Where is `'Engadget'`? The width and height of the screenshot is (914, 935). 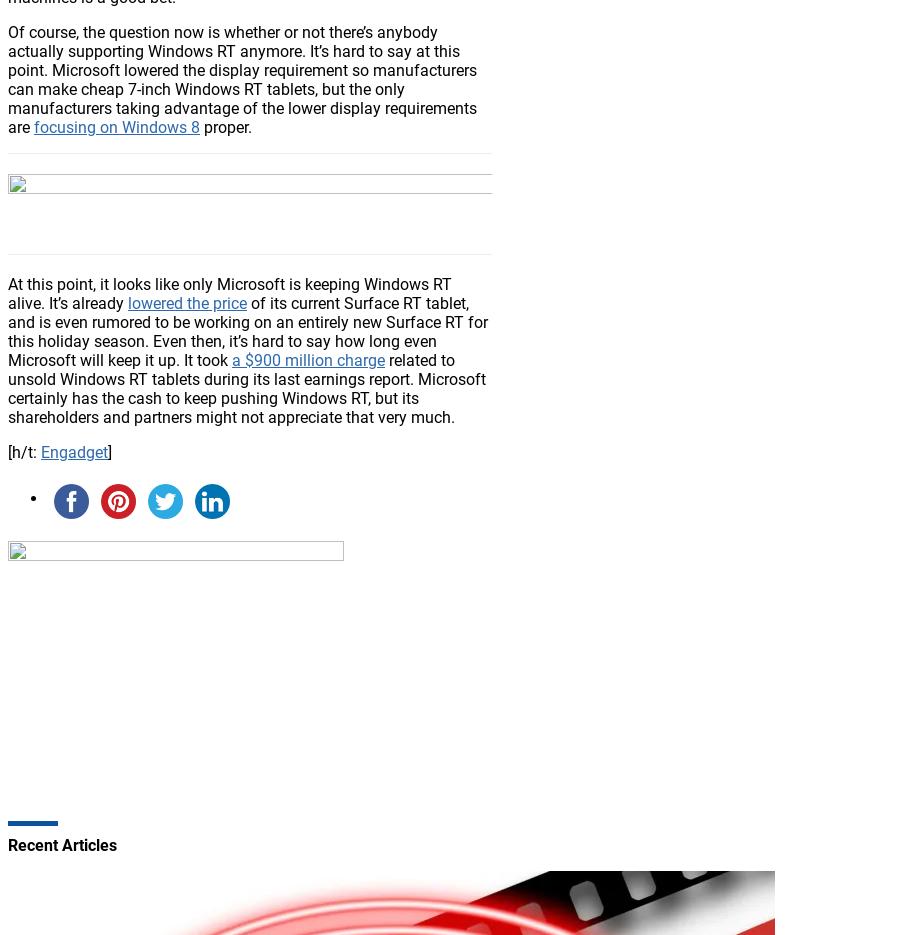
'Engadget' is located at coordinates (73, 450).